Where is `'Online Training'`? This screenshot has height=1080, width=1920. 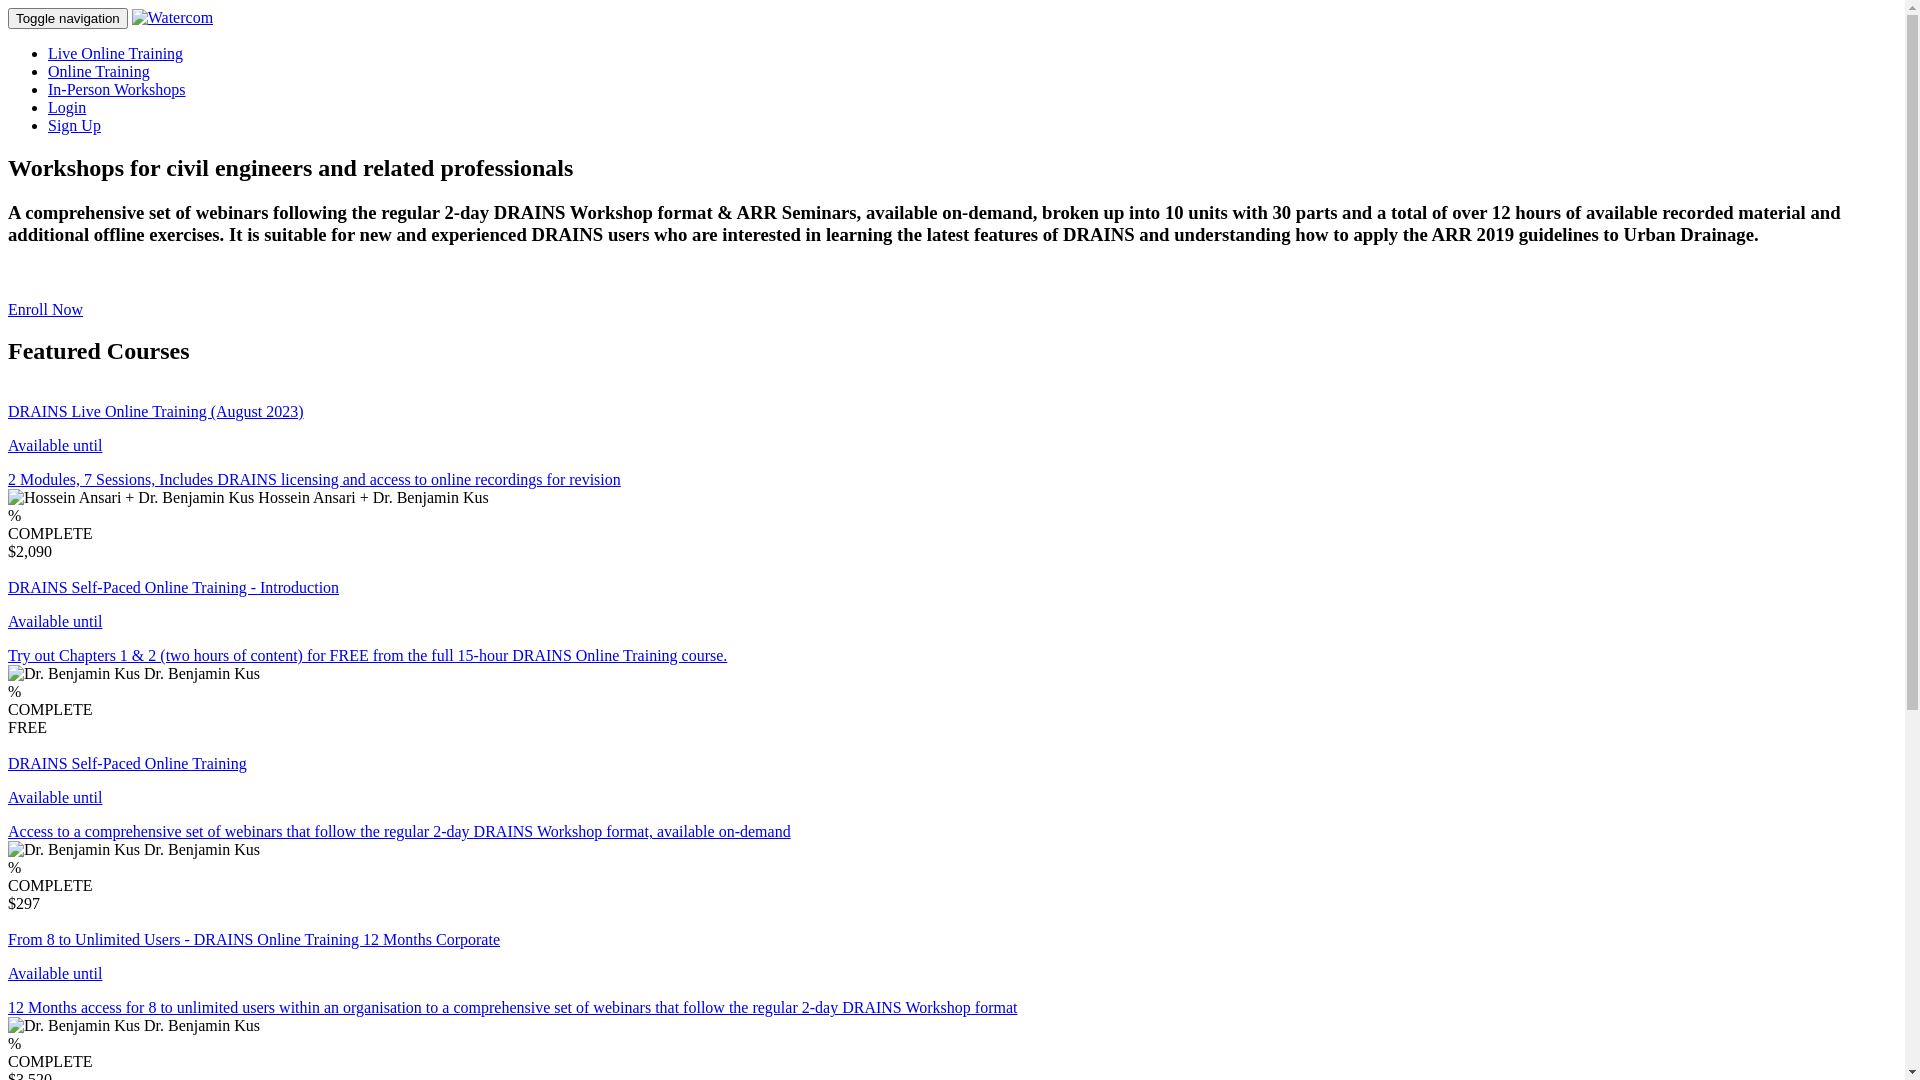
'Online Training' is located at coordinates (98, 70).